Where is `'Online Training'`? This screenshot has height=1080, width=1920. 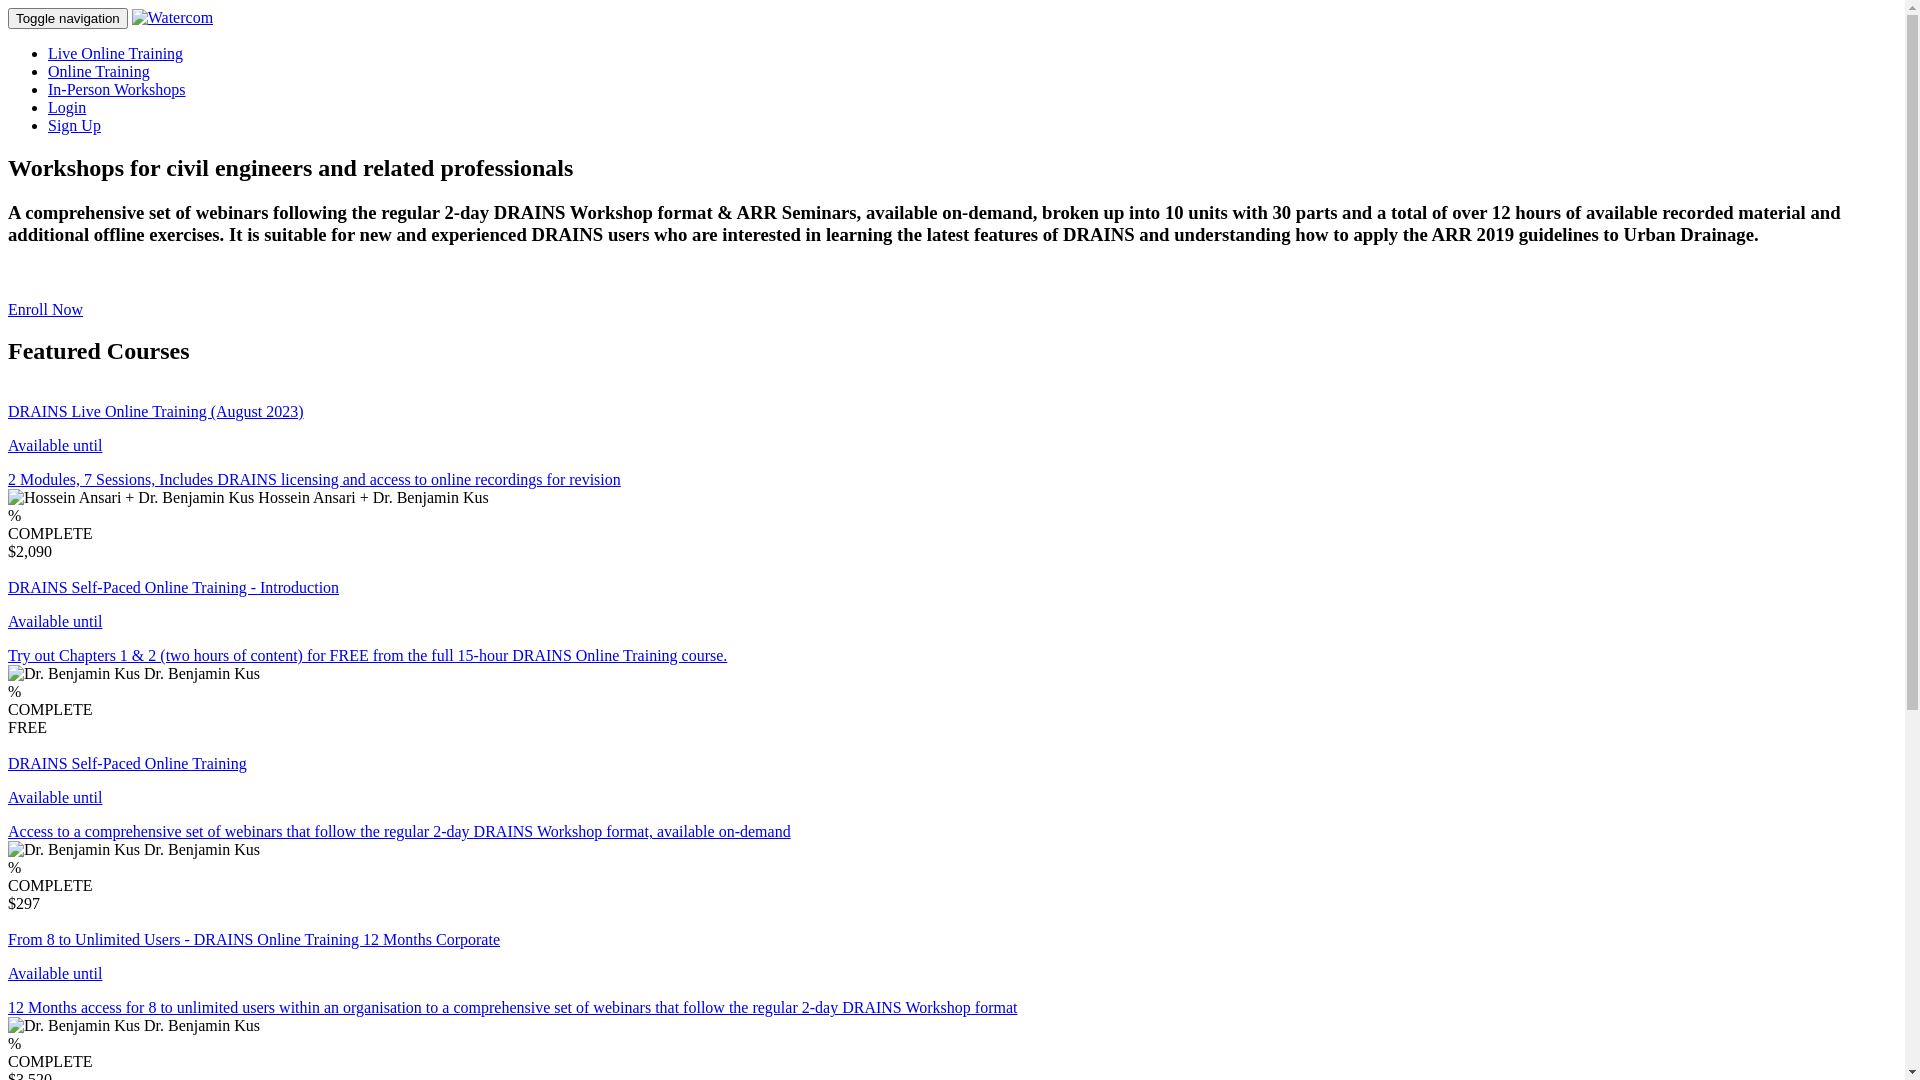
'Online Training' is located at coordinates (98, 70).